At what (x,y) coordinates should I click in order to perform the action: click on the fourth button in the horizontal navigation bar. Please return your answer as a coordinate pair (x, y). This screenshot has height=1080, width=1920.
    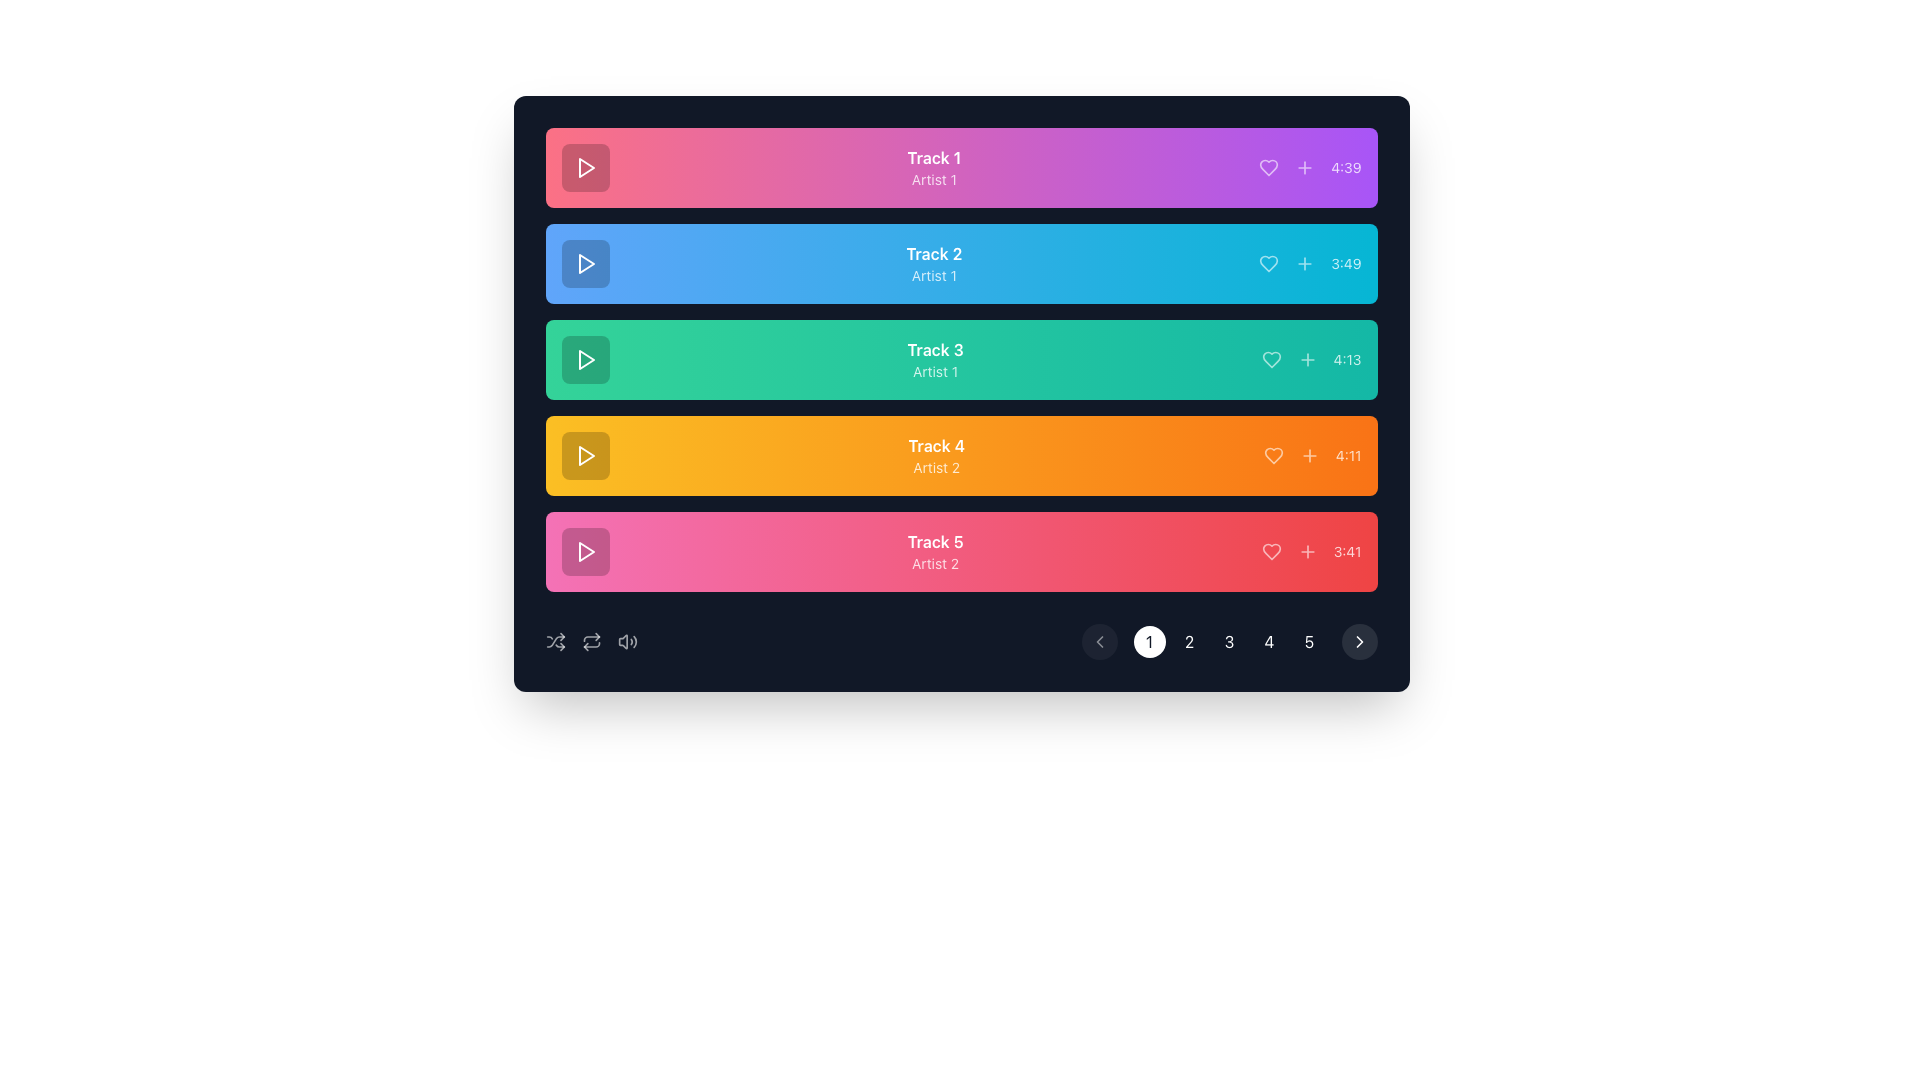
    Looking at the image, I should click on (1268, 641).